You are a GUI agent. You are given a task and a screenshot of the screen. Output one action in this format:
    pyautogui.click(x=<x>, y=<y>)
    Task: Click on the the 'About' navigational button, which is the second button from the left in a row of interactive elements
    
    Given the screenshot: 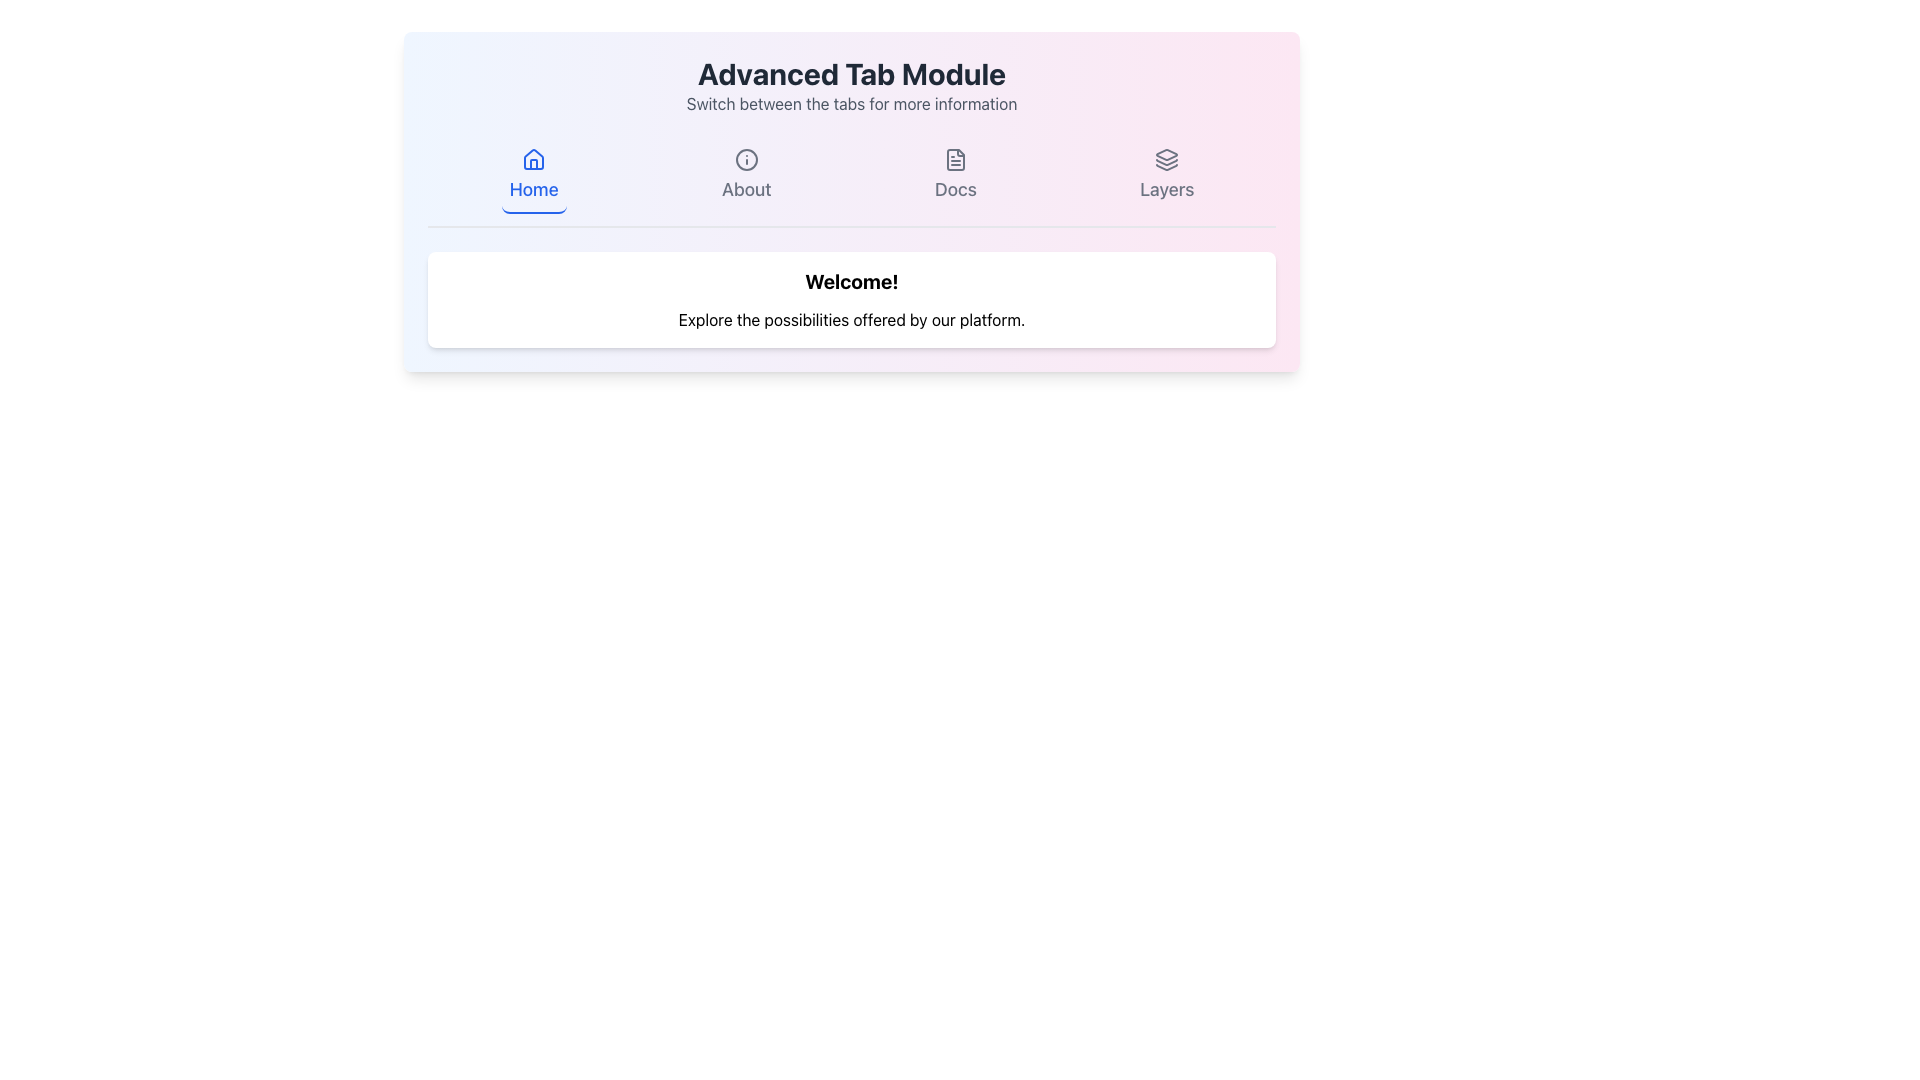 What is the action you would take?
    pyautogui.click(x=745, y=176)
    